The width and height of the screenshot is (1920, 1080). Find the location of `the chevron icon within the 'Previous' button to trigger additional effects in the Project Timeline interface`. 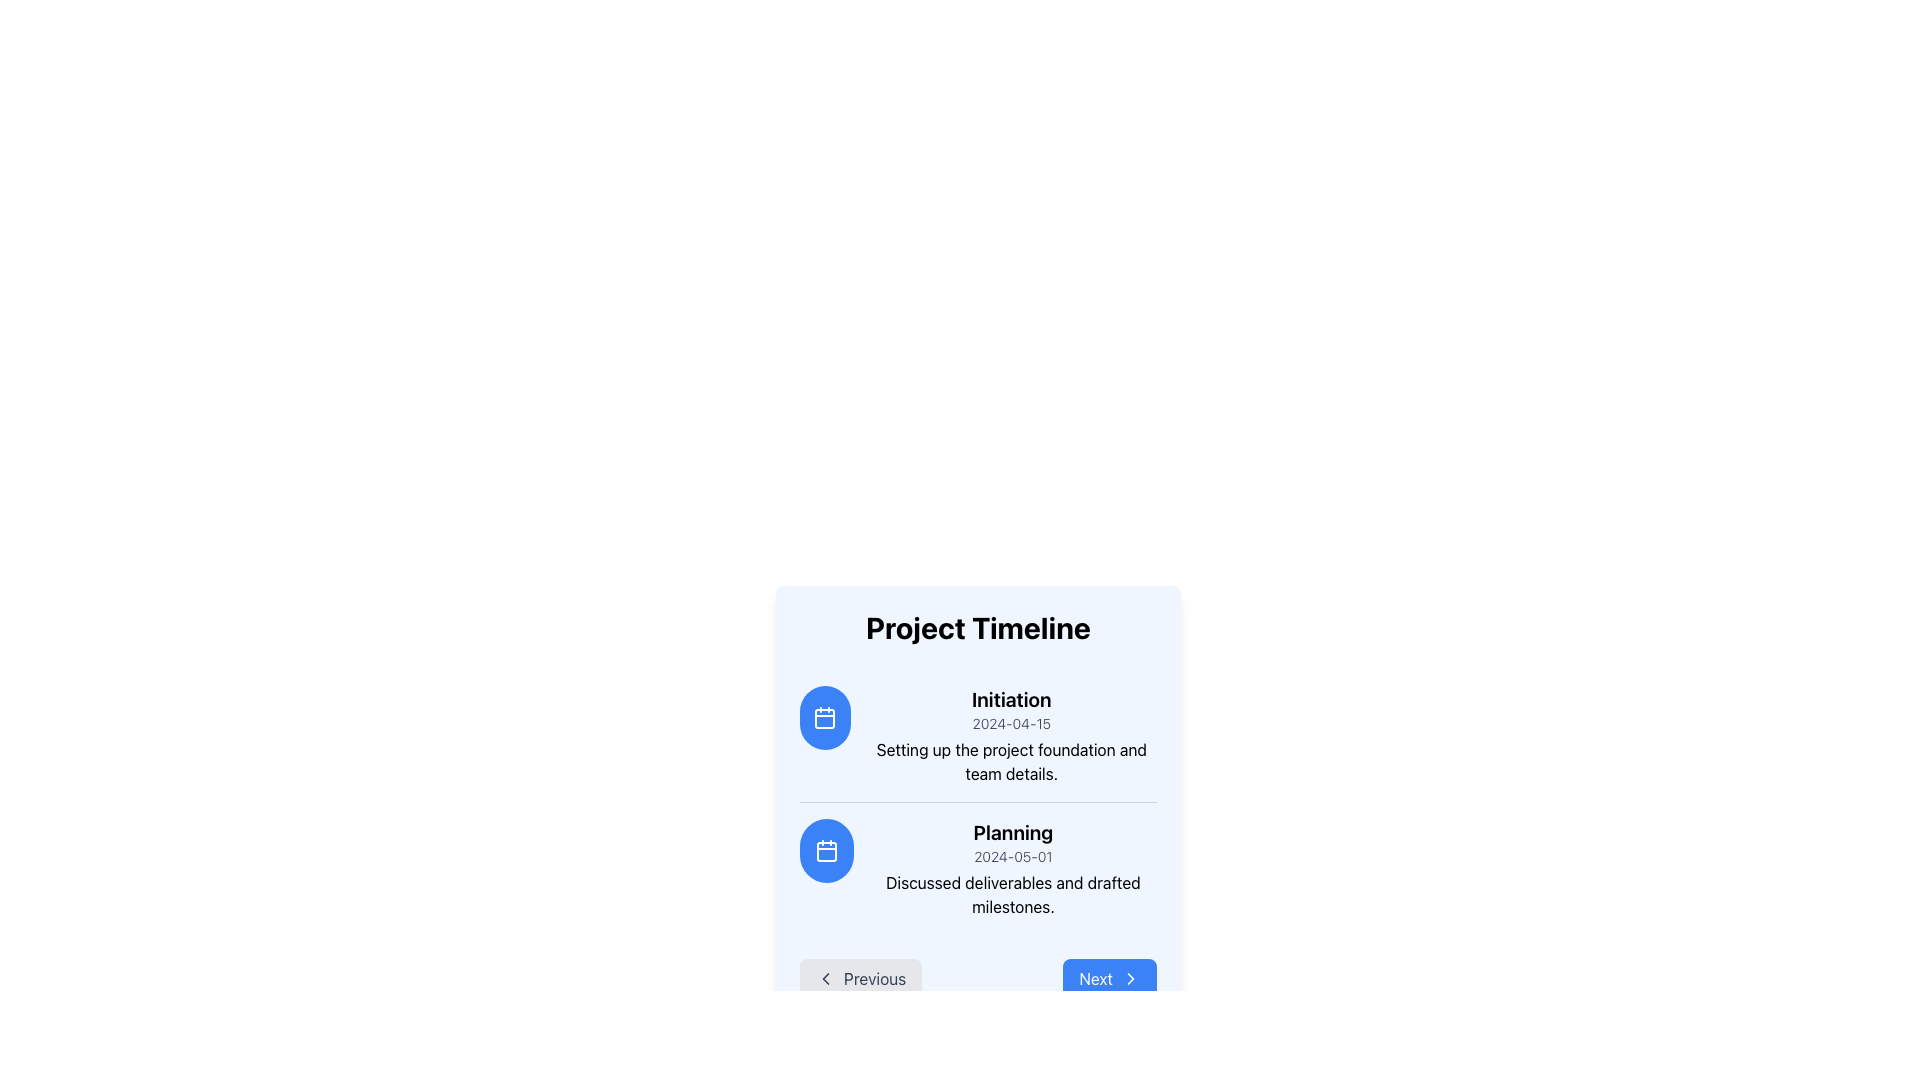

the chevron icon within the 'Previous' button to trigger additional effects in the Project Timeline interface is located at coordinates (825, 978).